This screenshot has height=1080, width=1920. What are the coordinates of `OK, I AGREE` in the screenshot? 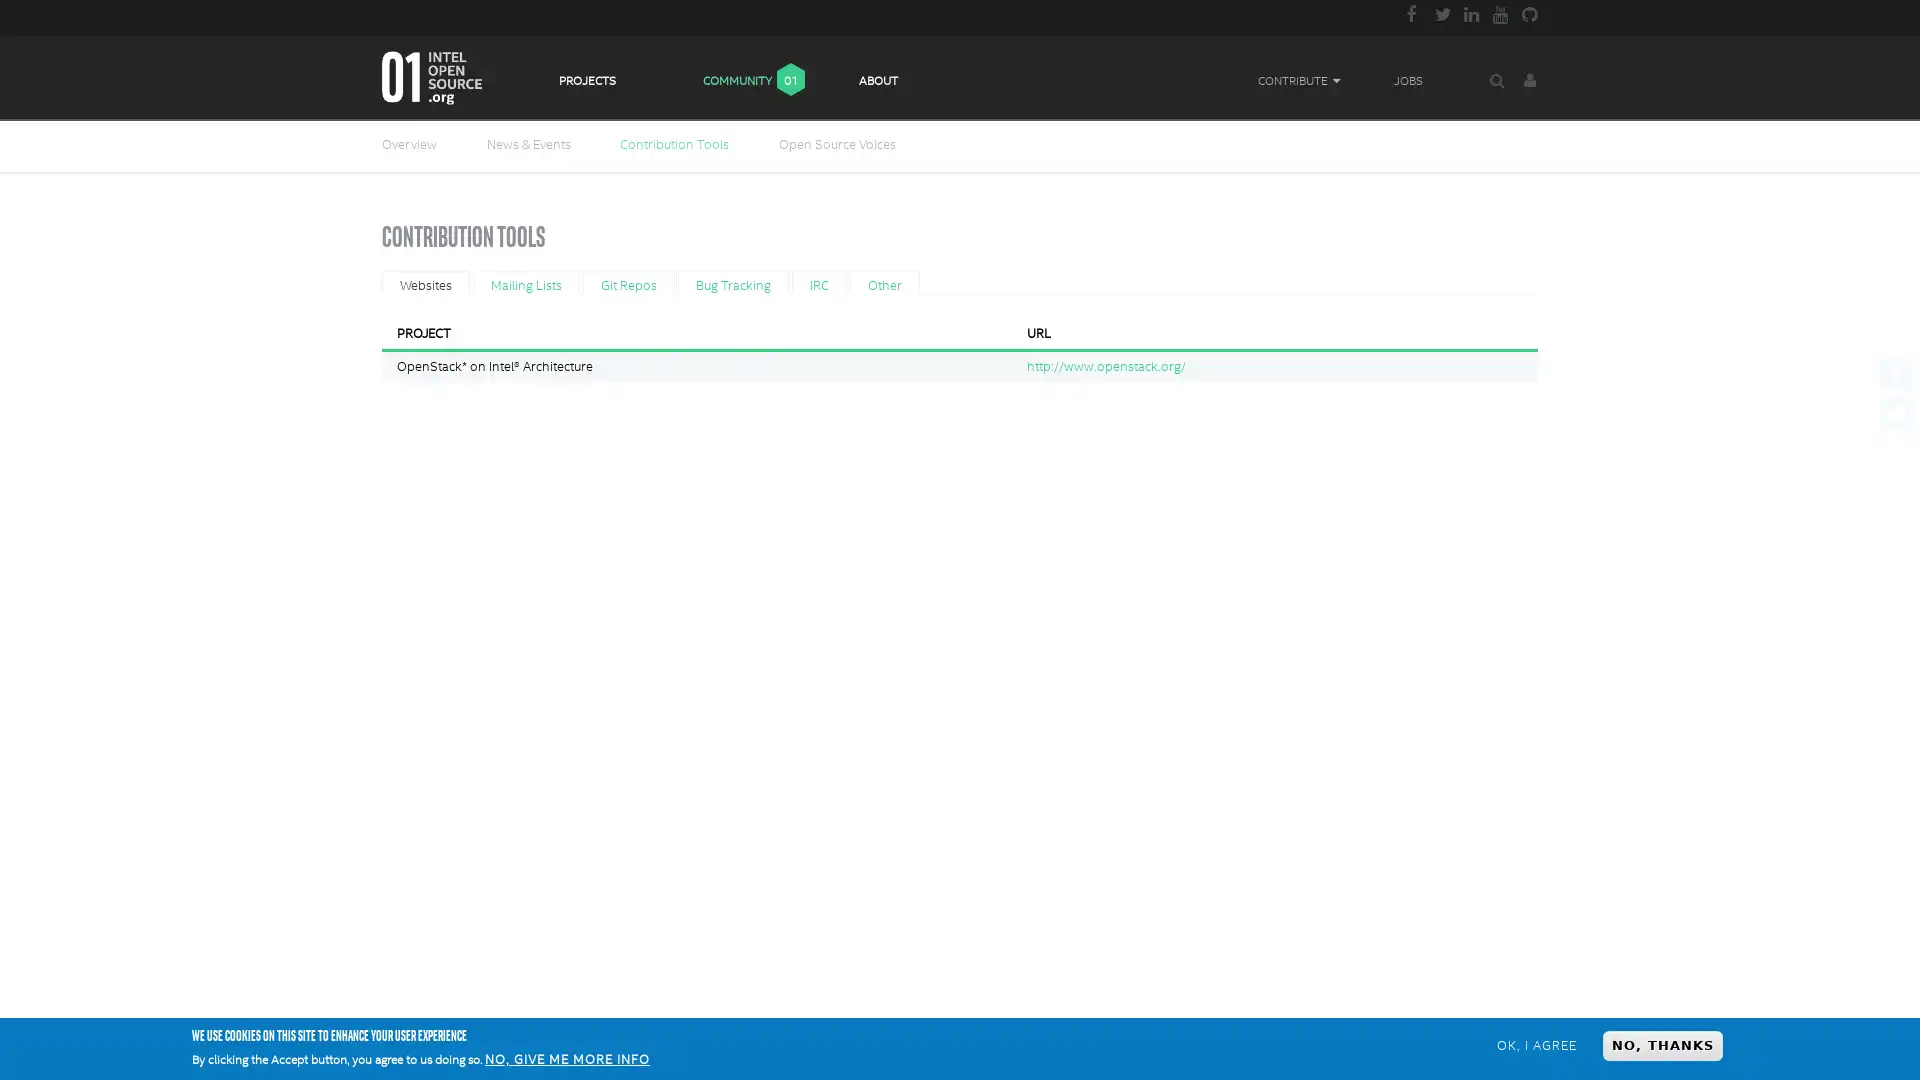 It's located at (1535, 1044).